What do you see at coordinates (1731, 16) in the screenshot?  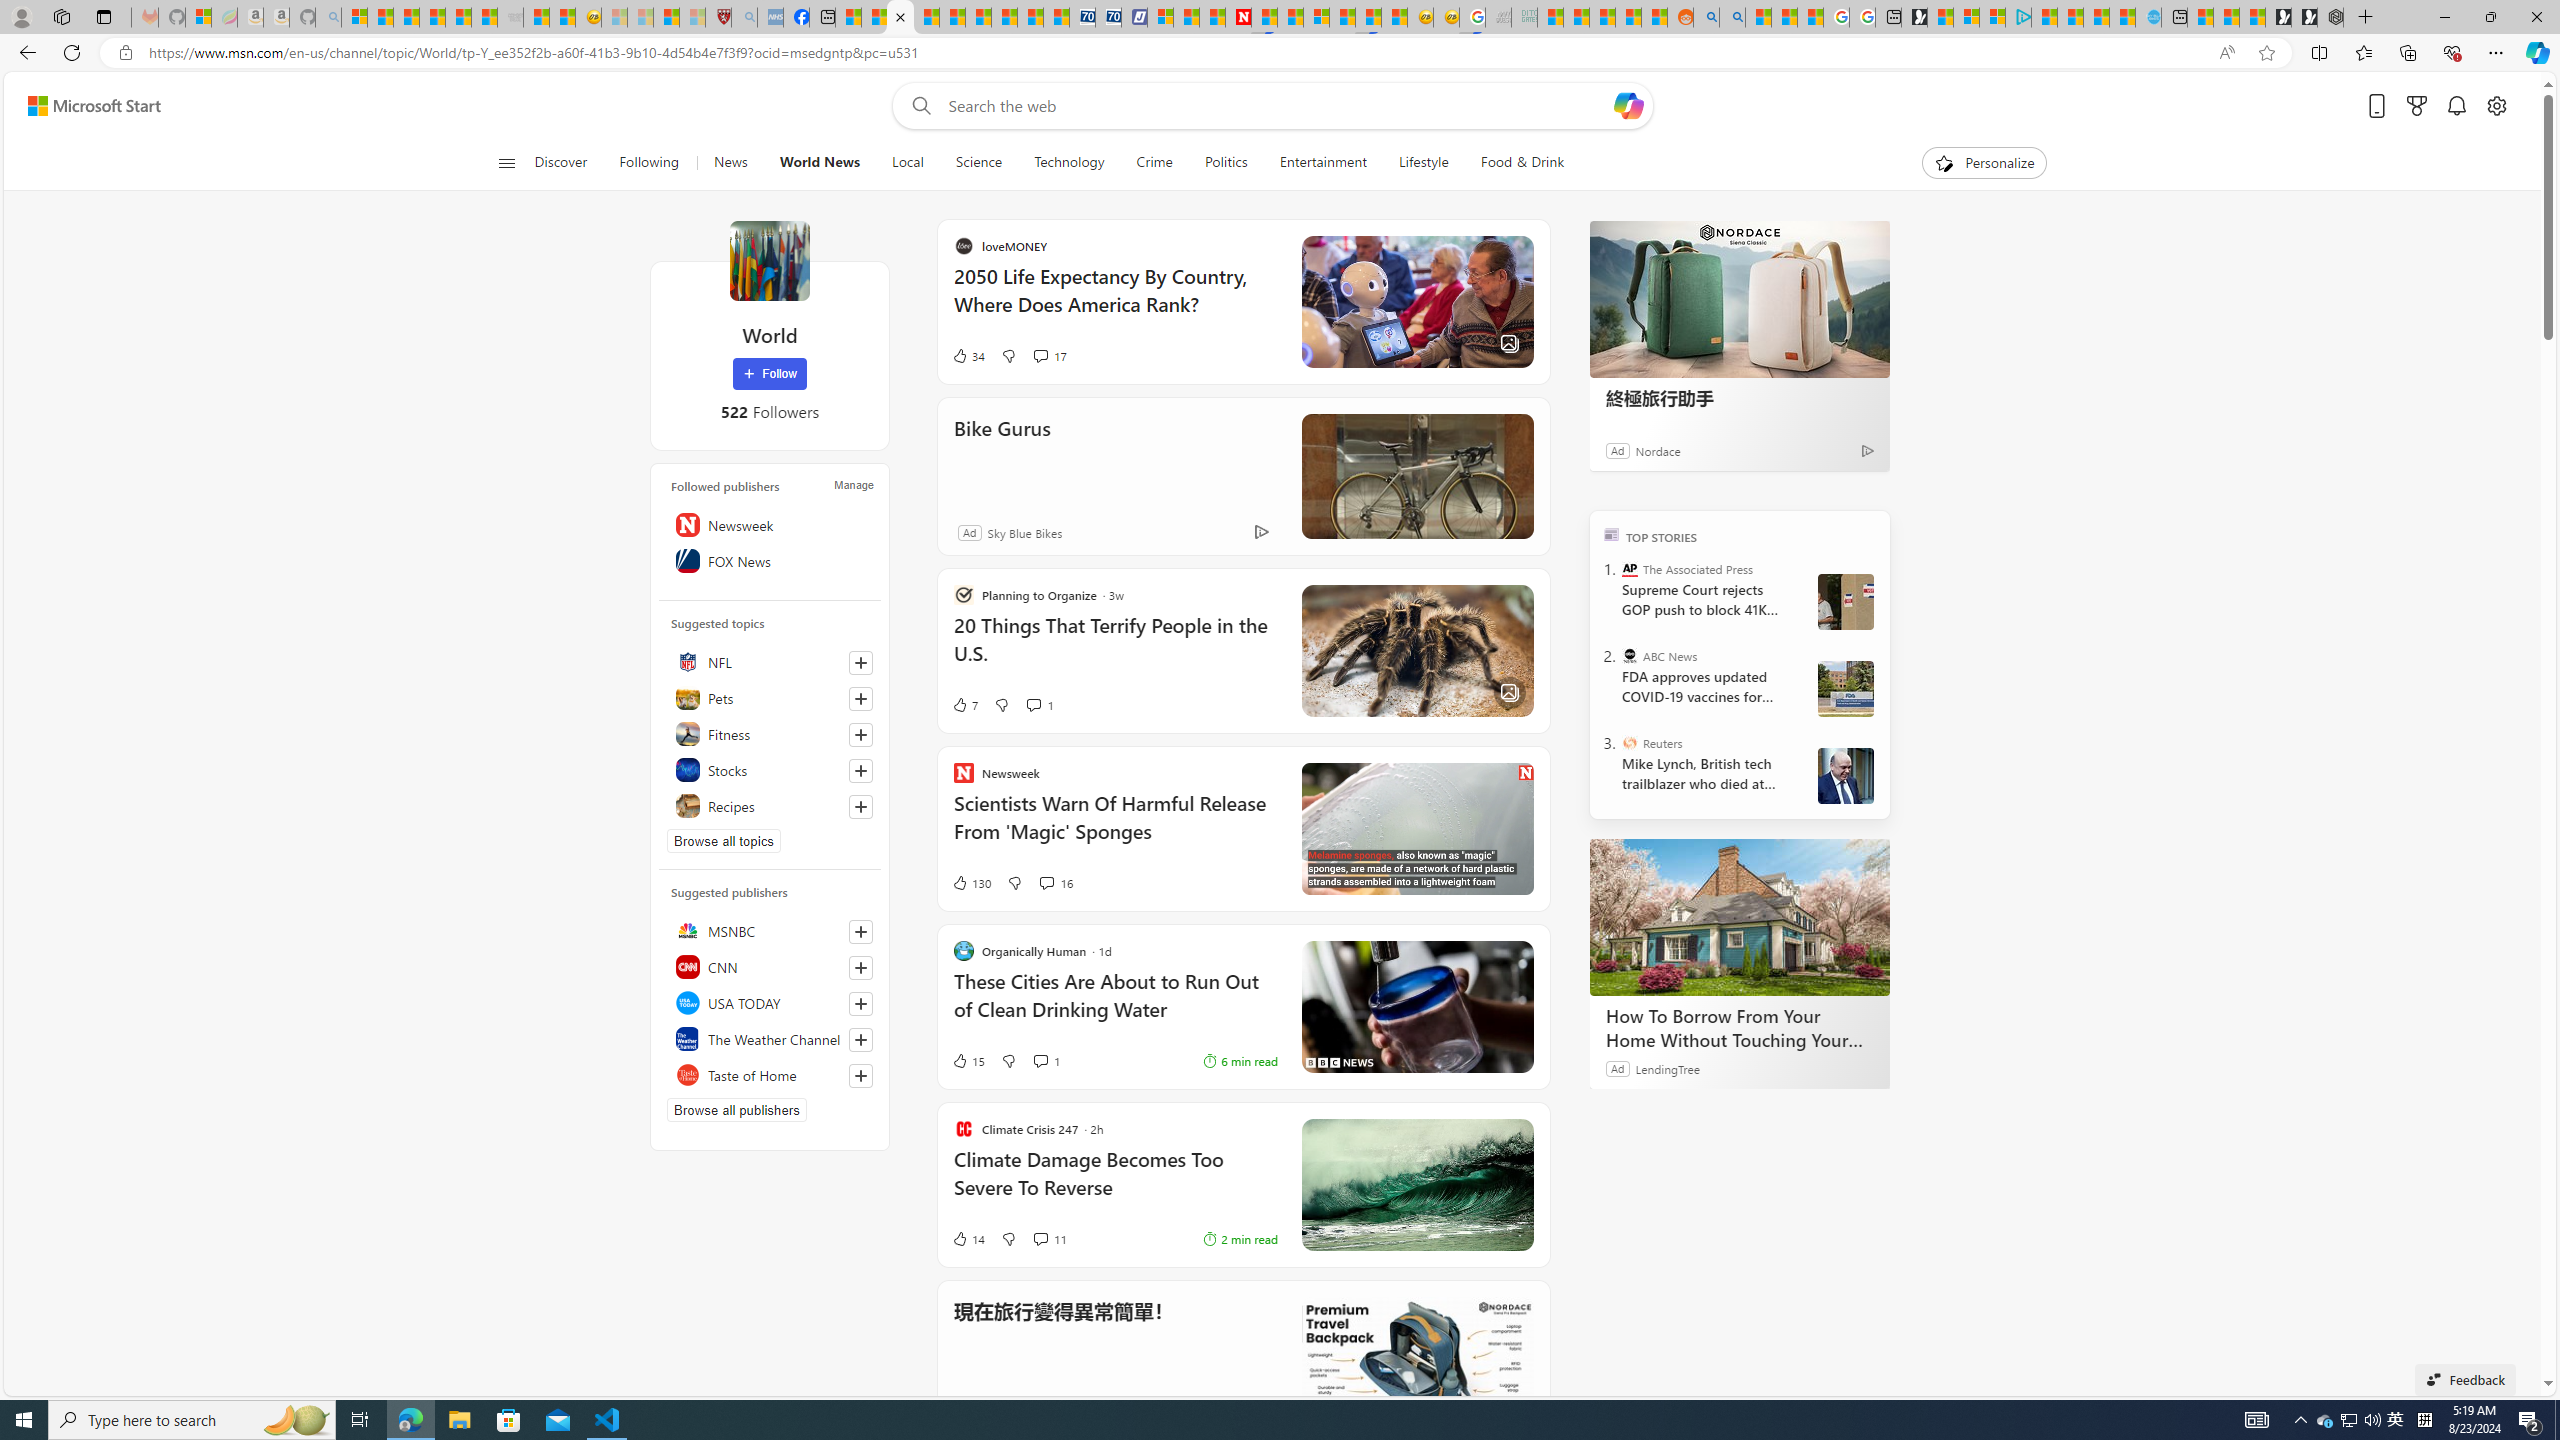 I see `'Utah sues federal government - Search'` at bounding box center [1731, 16].